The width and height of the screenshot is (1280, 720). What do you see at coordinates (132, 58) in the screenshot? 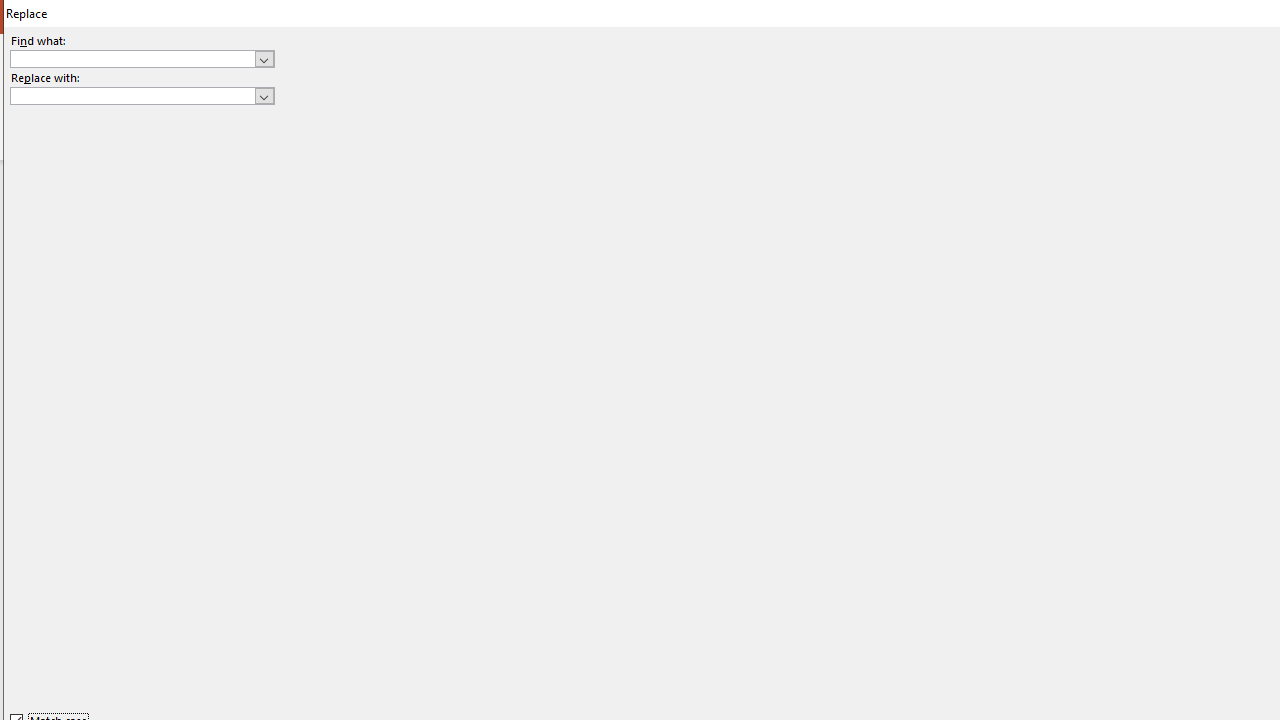
I see `'Find what'` at bounding box center [132, 58].